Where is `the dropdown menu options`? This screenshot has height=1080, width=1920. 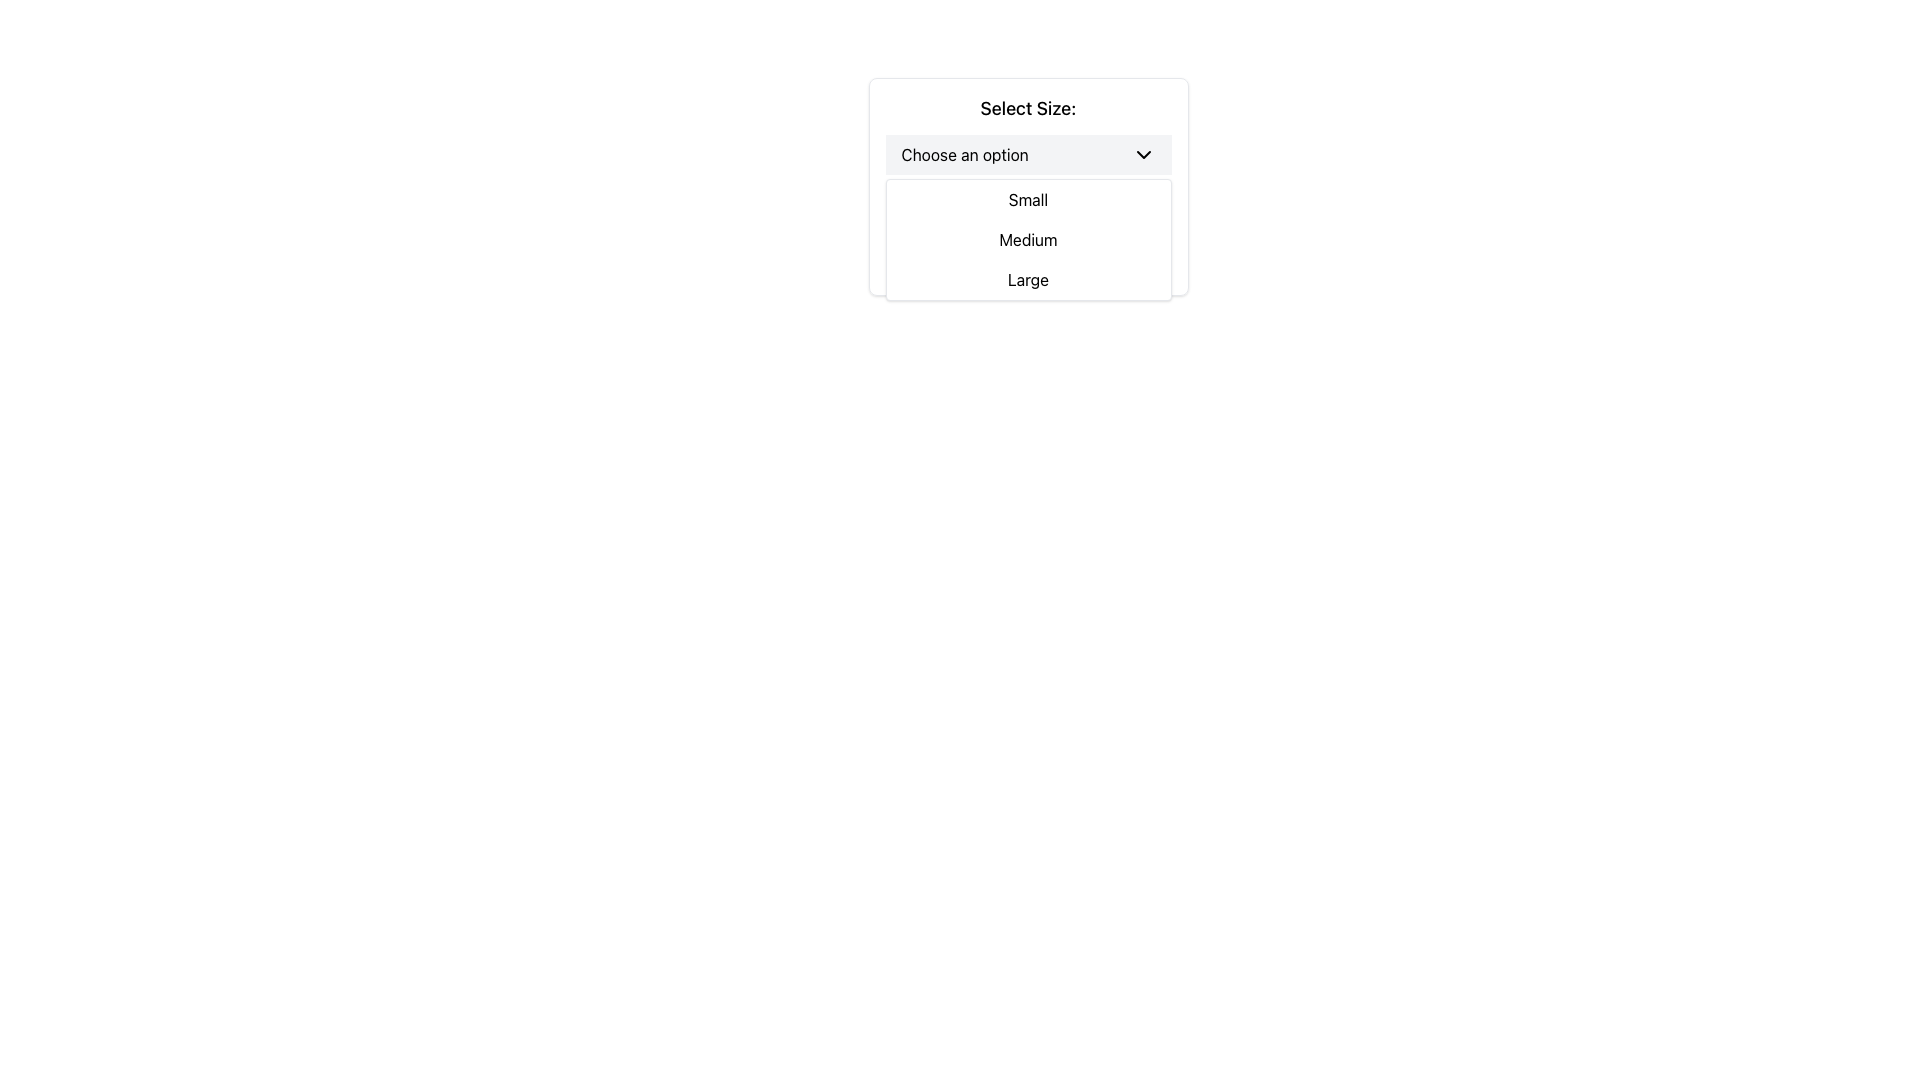
the dropdown menu options is located at coordinates (1028, 238).